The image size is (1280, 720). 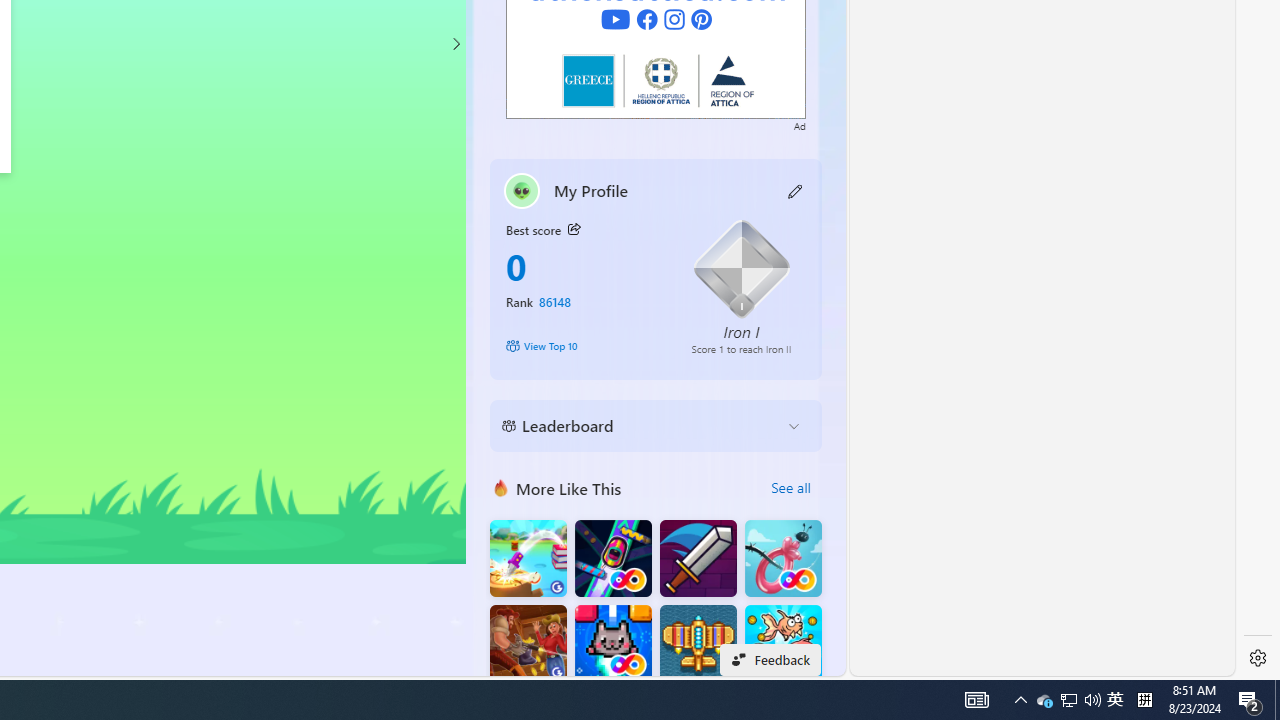 I want to click on 'Atlantic Sky Hunter', so click(x=698, y=643).